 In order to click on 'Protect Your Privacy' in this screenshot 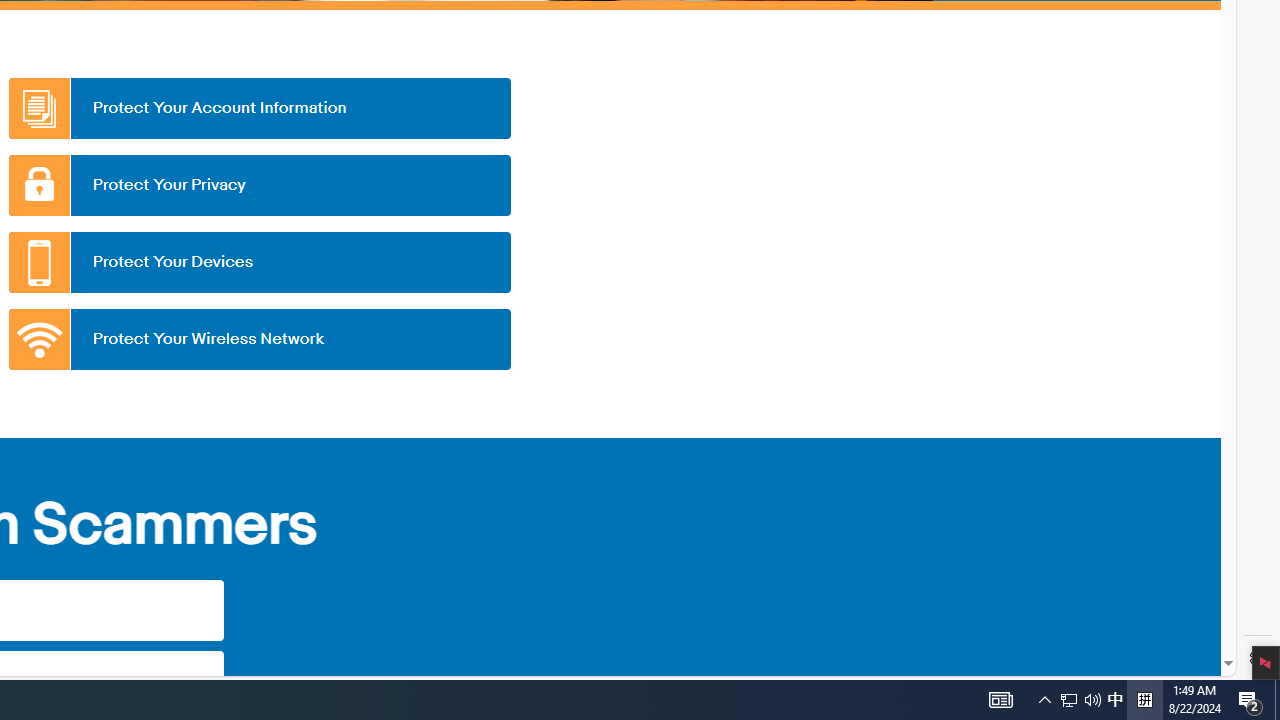, I will do `click(258, 185)`.